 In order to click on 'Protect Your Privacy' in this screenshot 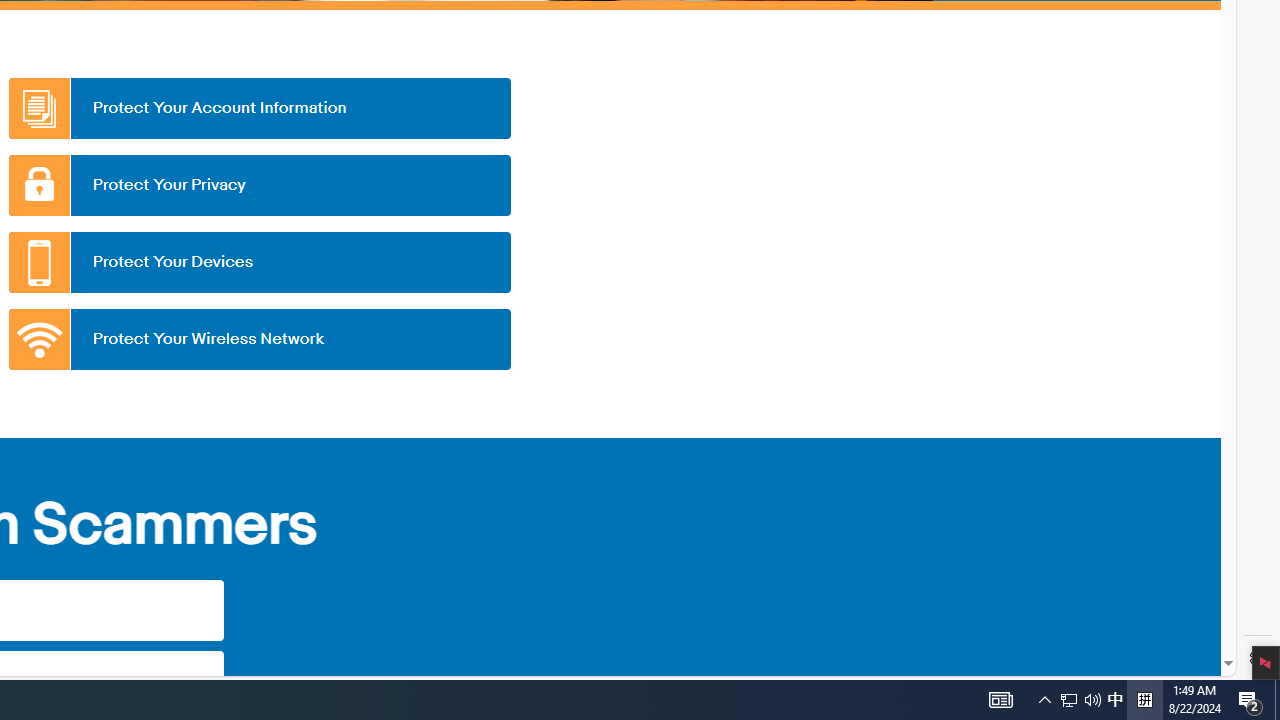, I will do `click(258, 185)`.